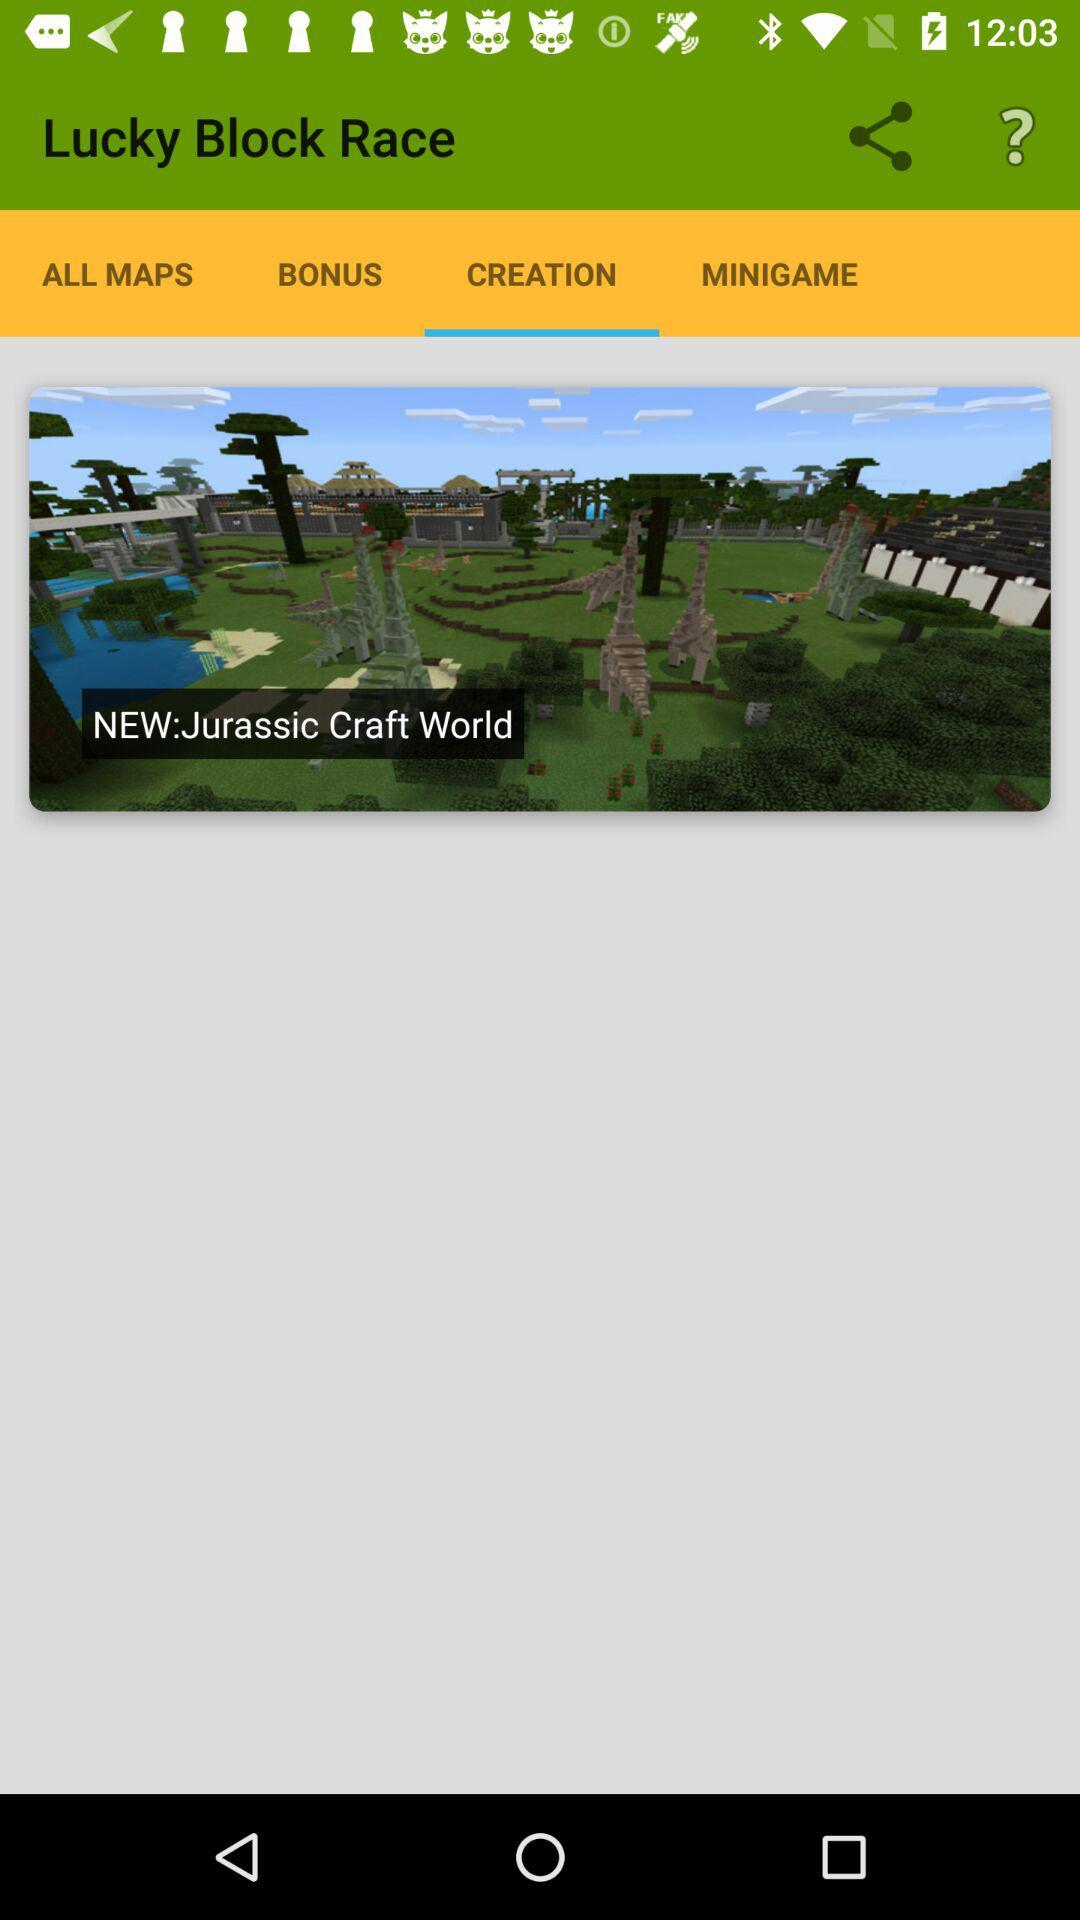 The image size is (1080, 1920). I want to click on app next to the minigame, so click(541, 272).